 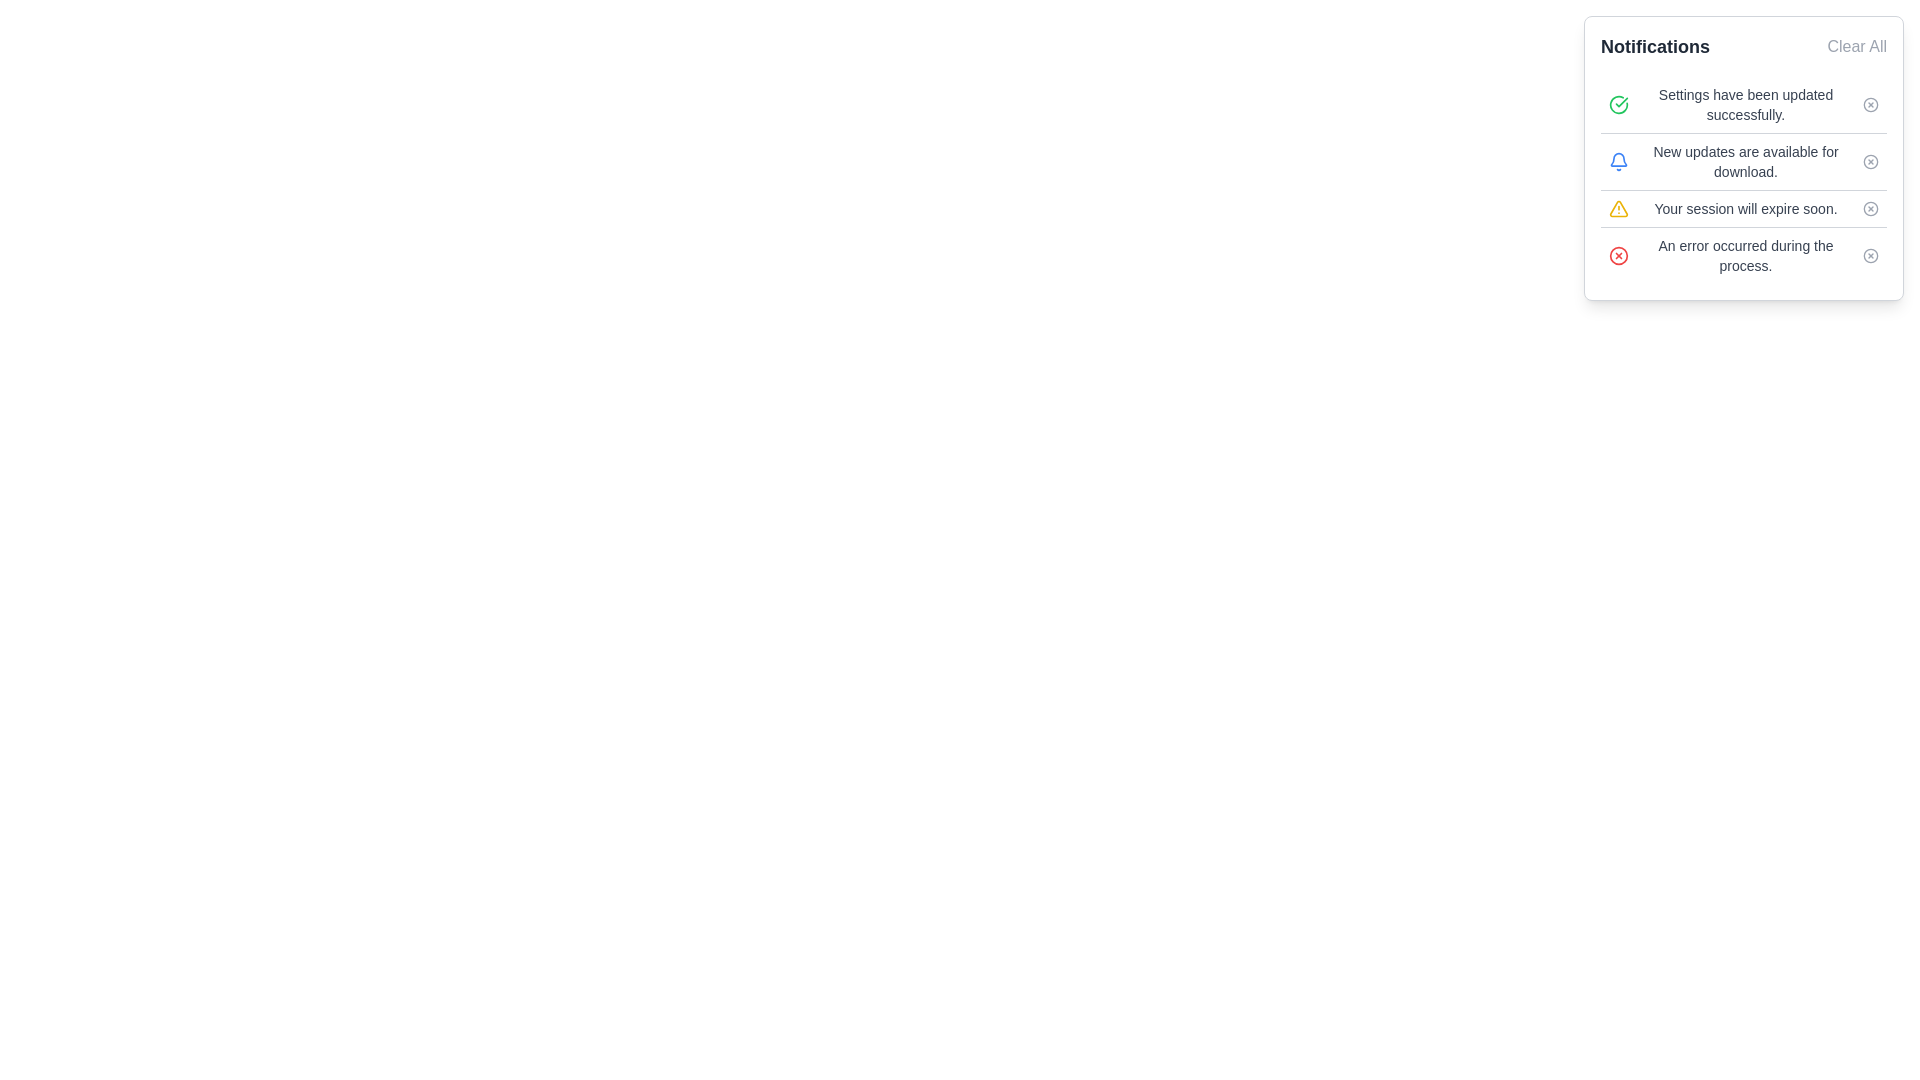 I want to click on the warning icon that signifies a notification for 'Your session will expire soon', located in the third notification item, to the left of the corresponding text, so click(x=1618, y=208).